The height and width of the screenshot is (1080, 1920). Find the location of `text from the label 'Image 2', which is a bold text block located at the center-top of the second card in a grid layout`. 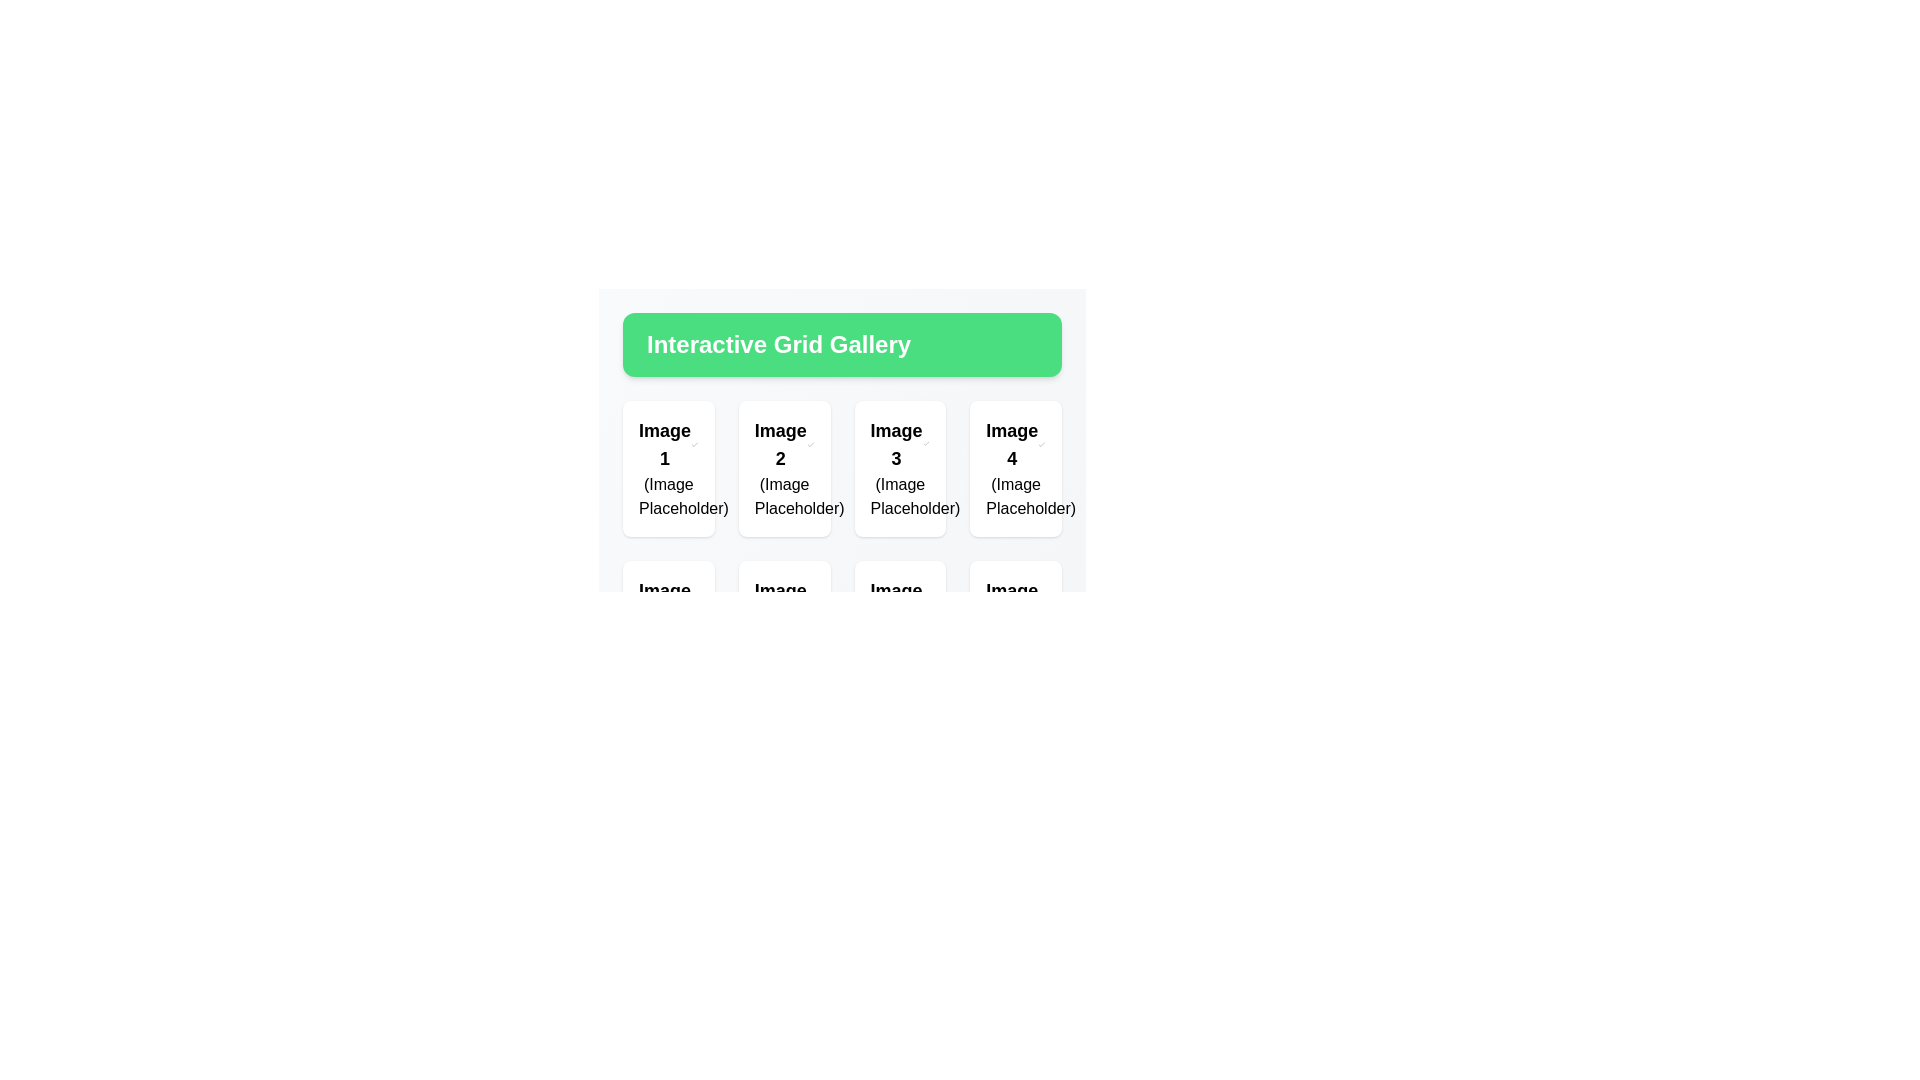

text from the label 'Image 2', which is a bold text block located at the center-top of the second card in a grid layout is located at coordinates (783, 443).